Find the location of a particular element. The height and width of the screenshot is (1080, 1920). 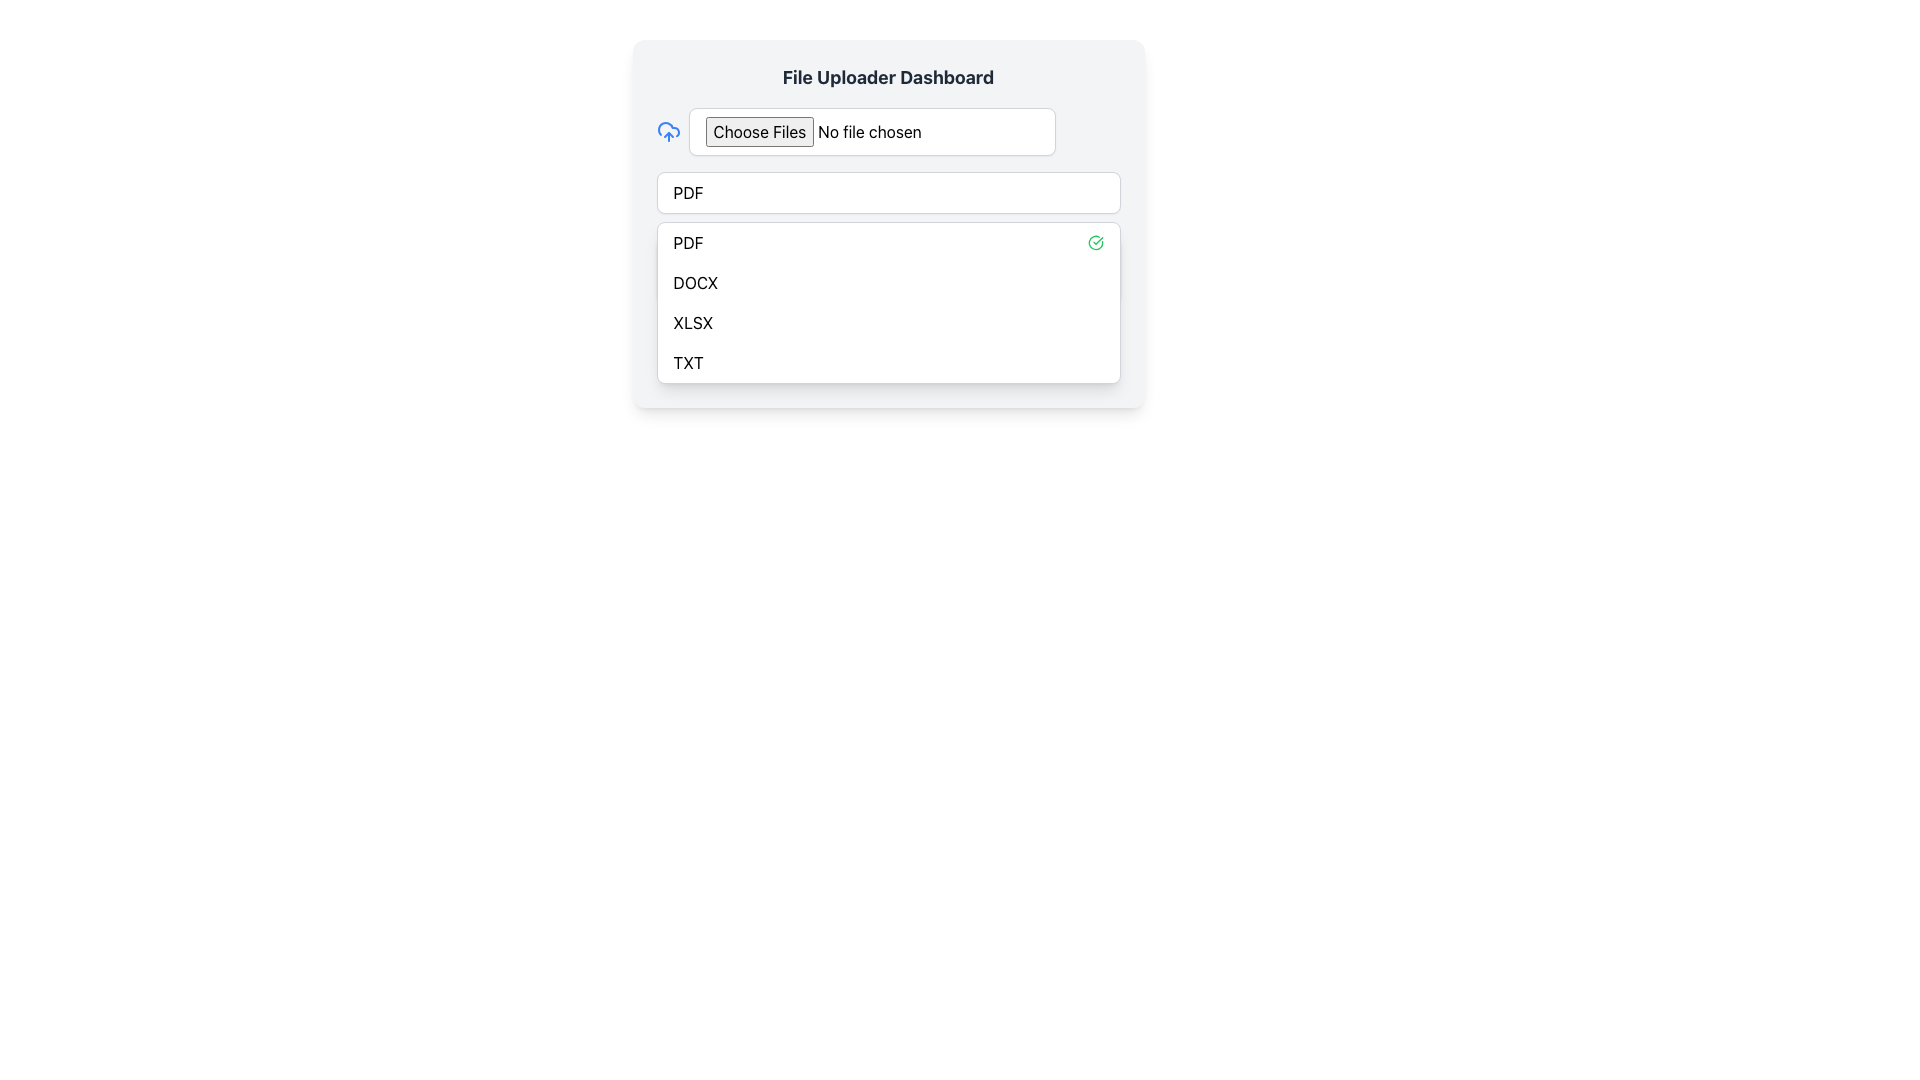

the 'DOCX' dropdown menu item, which is the second item in the dropdown list of file format options is located at coordinates (695, 282).